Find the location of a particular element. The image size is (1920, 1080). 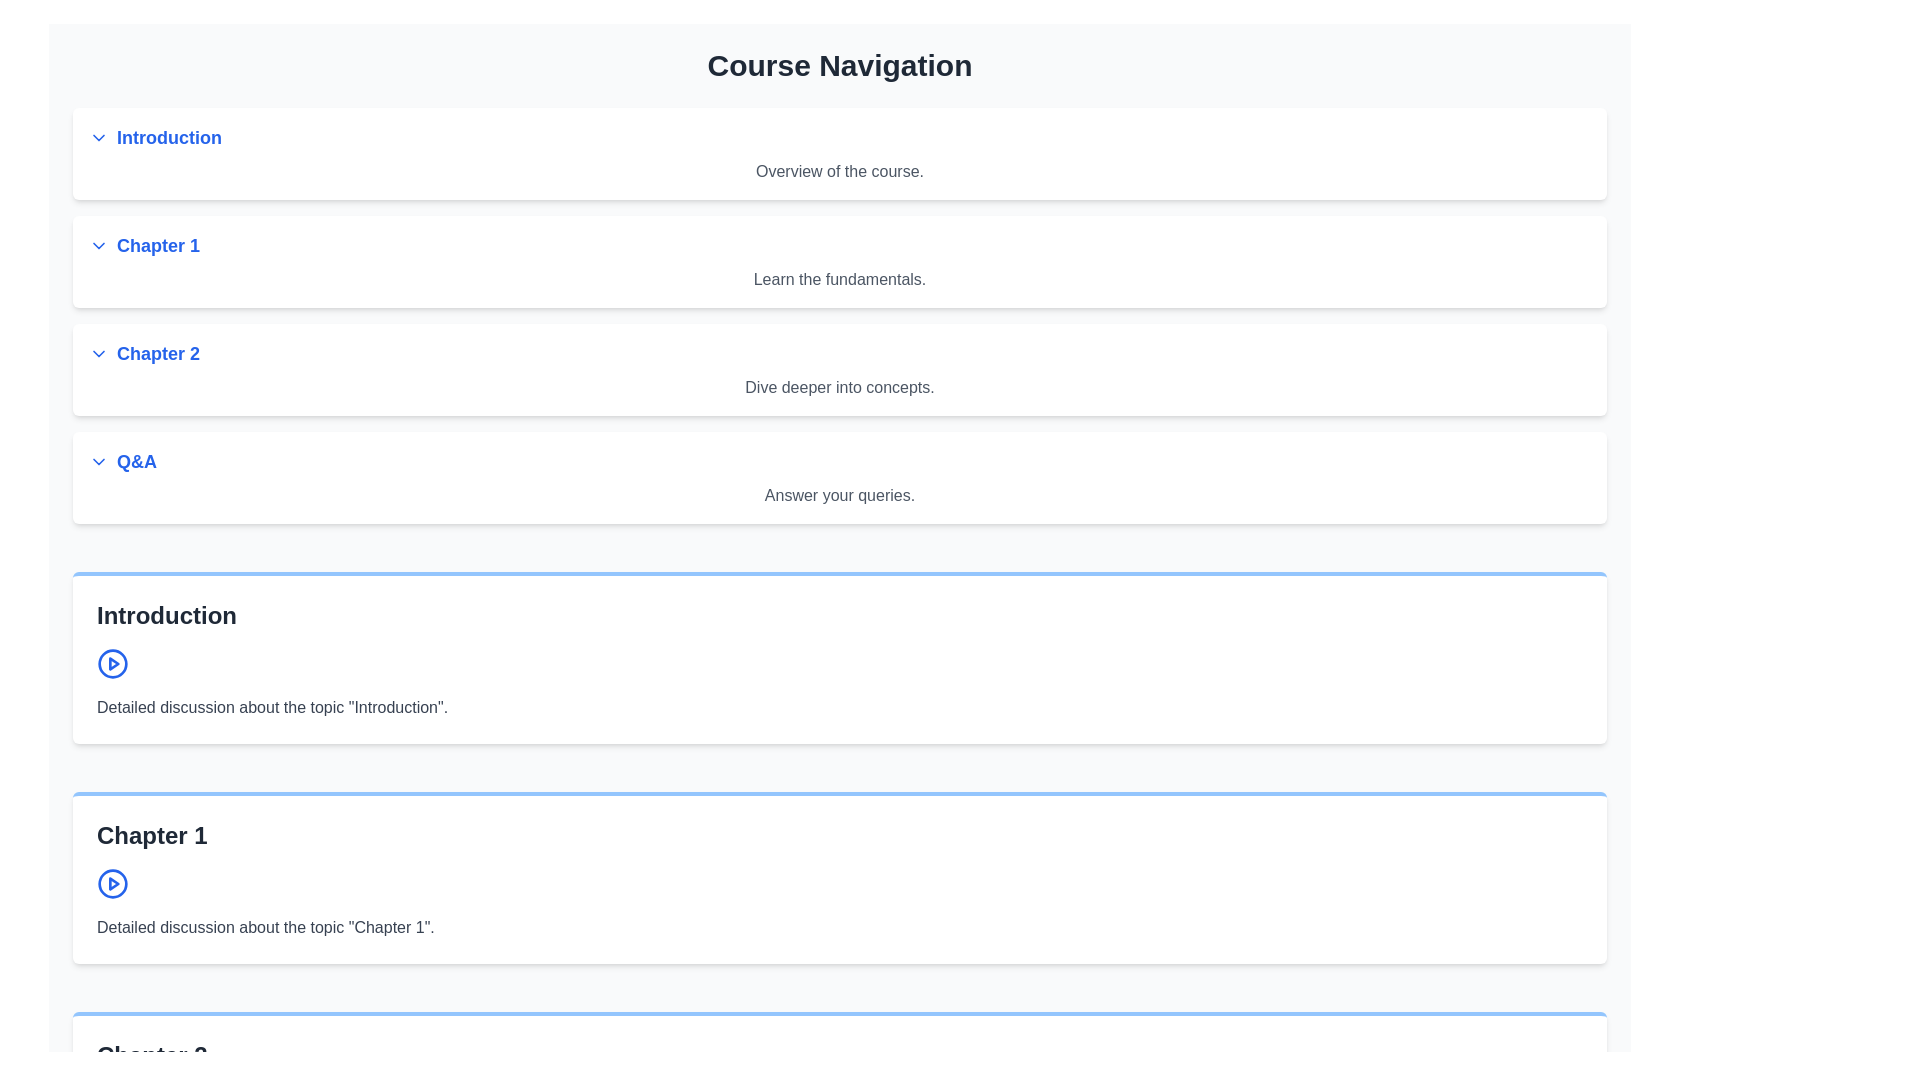

the downward chevron icon indicating the expandable 'Chapter 2' section in the Course Navigation interface for tooltip or visual feedback is located at coordinates (98, 353).